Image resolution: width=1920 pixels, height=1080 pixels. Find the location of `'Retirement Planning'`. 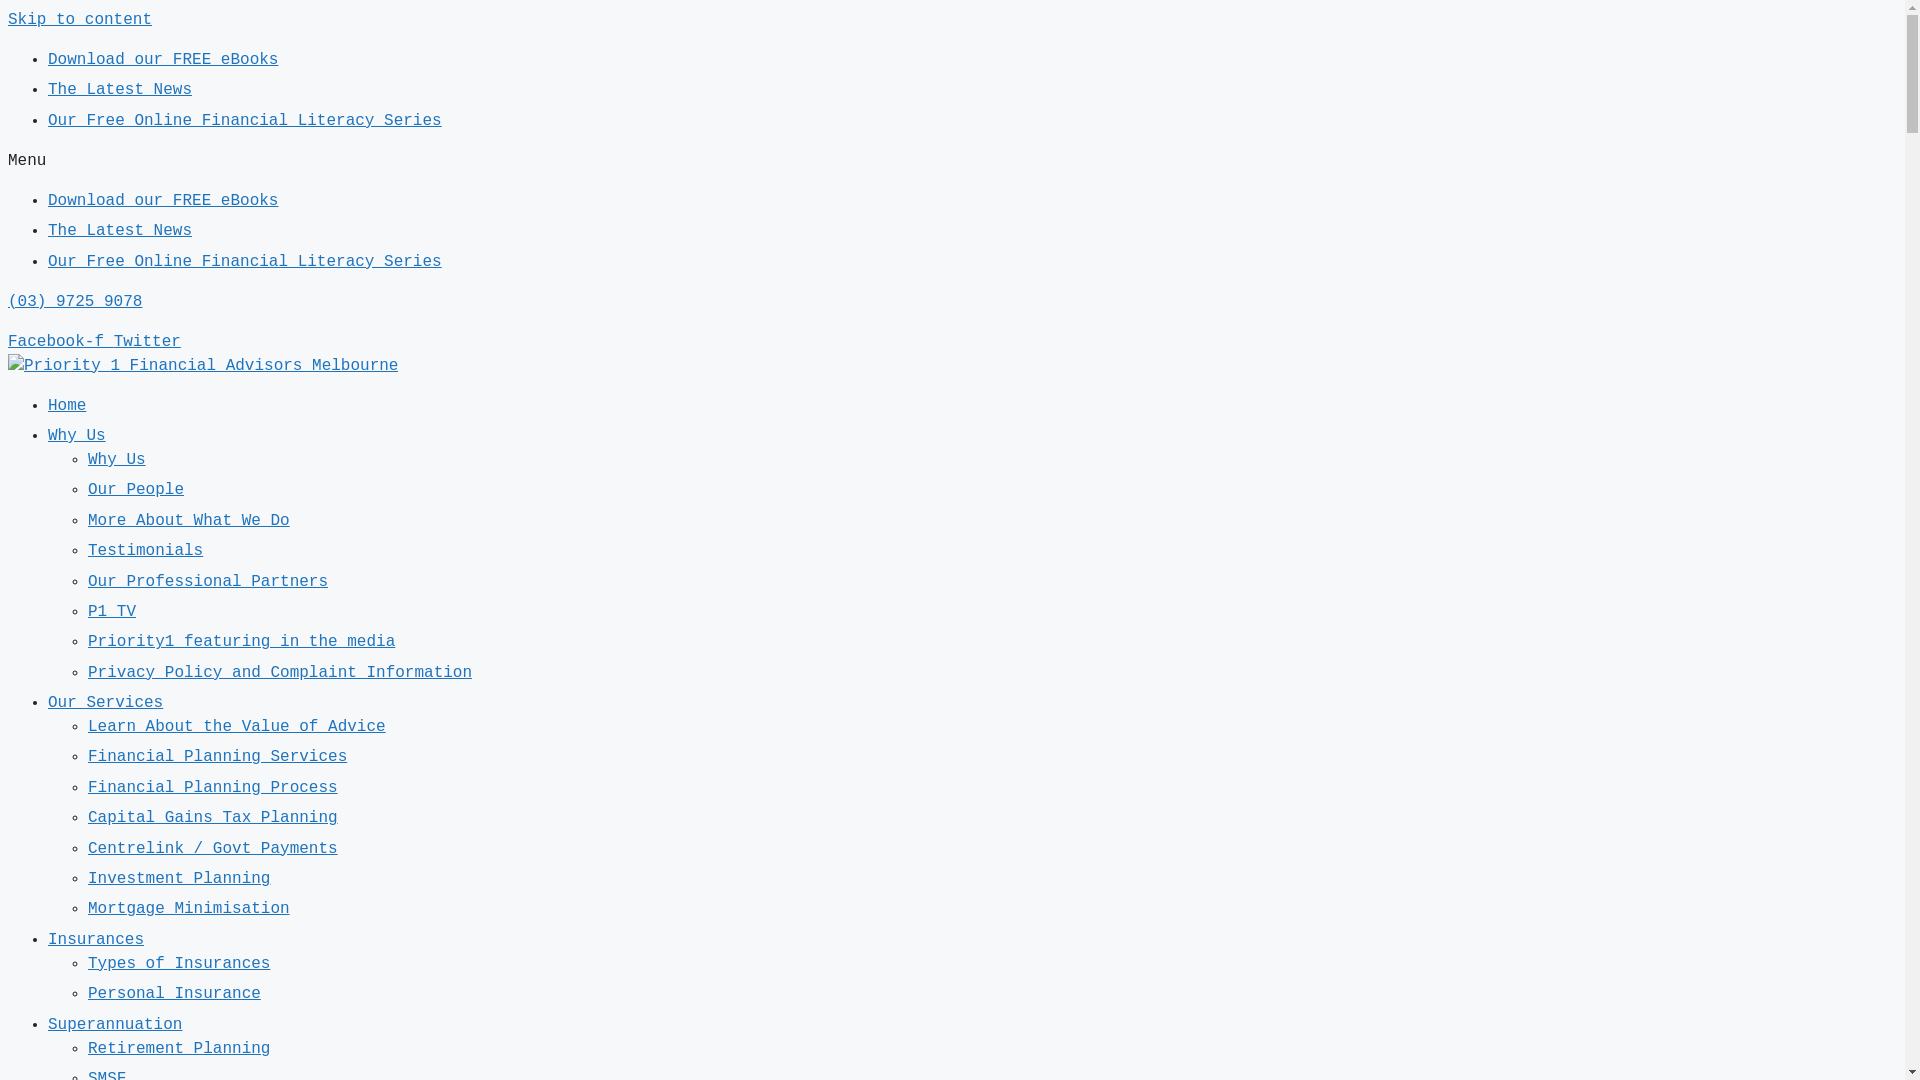

'Retirement Planning' is located at coordinates (178, 1048).